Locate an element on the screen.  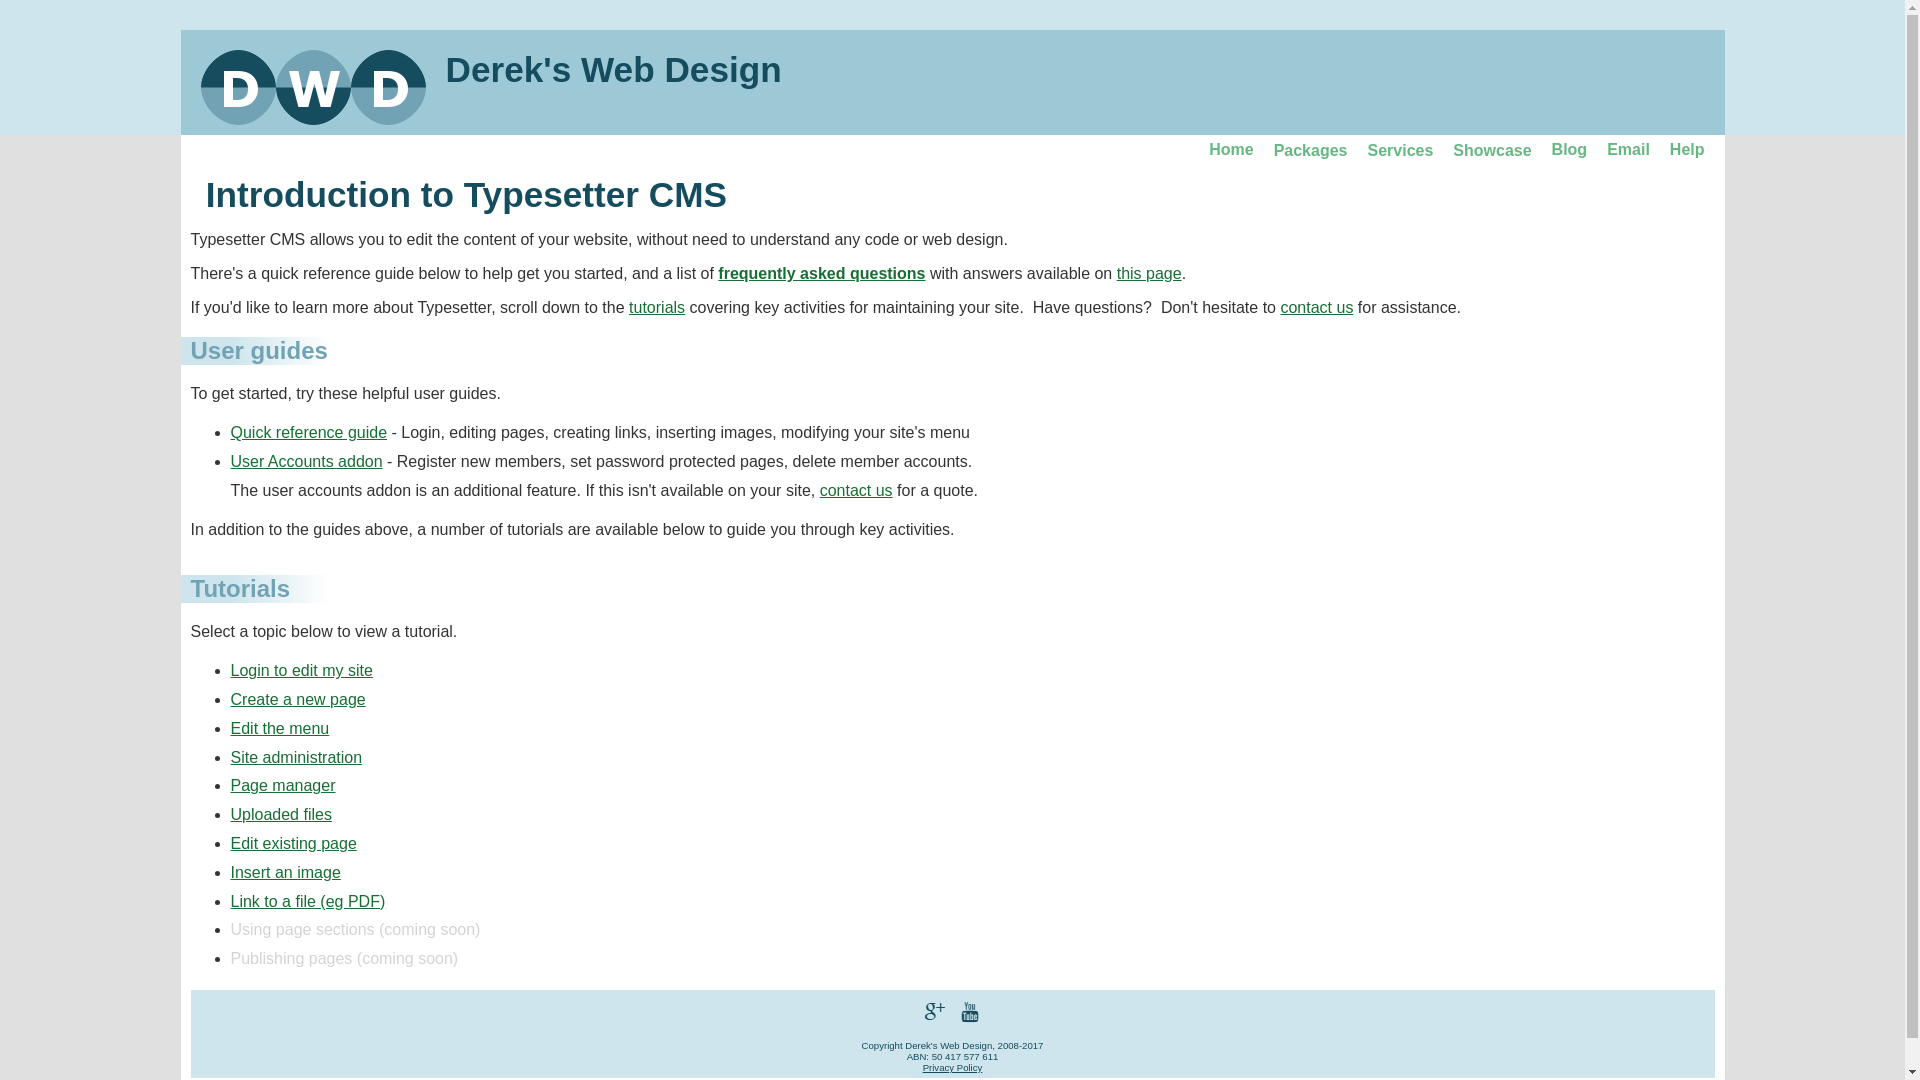
'Page manager' is located at coordinates (281, 784).